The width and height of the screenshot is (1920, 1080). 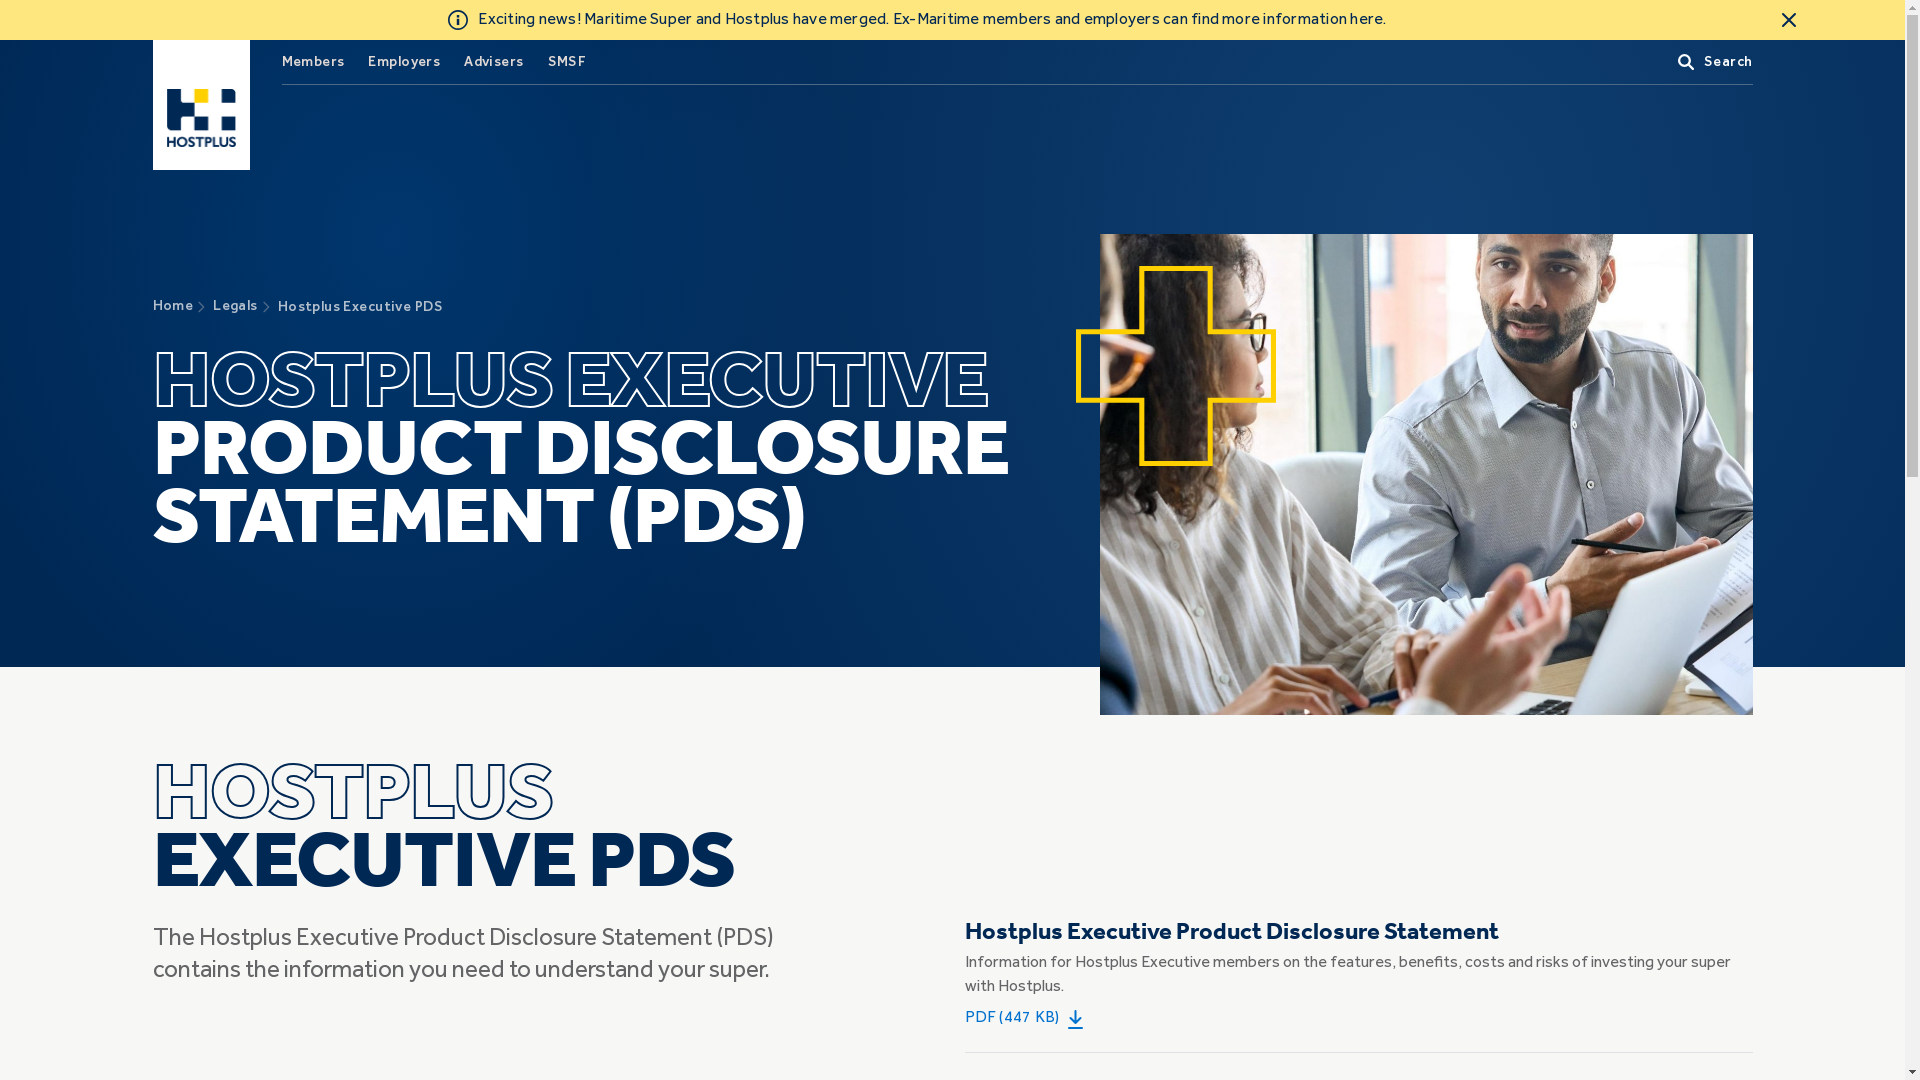 What do you see at coordinates (235, 306) in the screenshot?
I see `'Legals'` at bounding box center [235, 306].